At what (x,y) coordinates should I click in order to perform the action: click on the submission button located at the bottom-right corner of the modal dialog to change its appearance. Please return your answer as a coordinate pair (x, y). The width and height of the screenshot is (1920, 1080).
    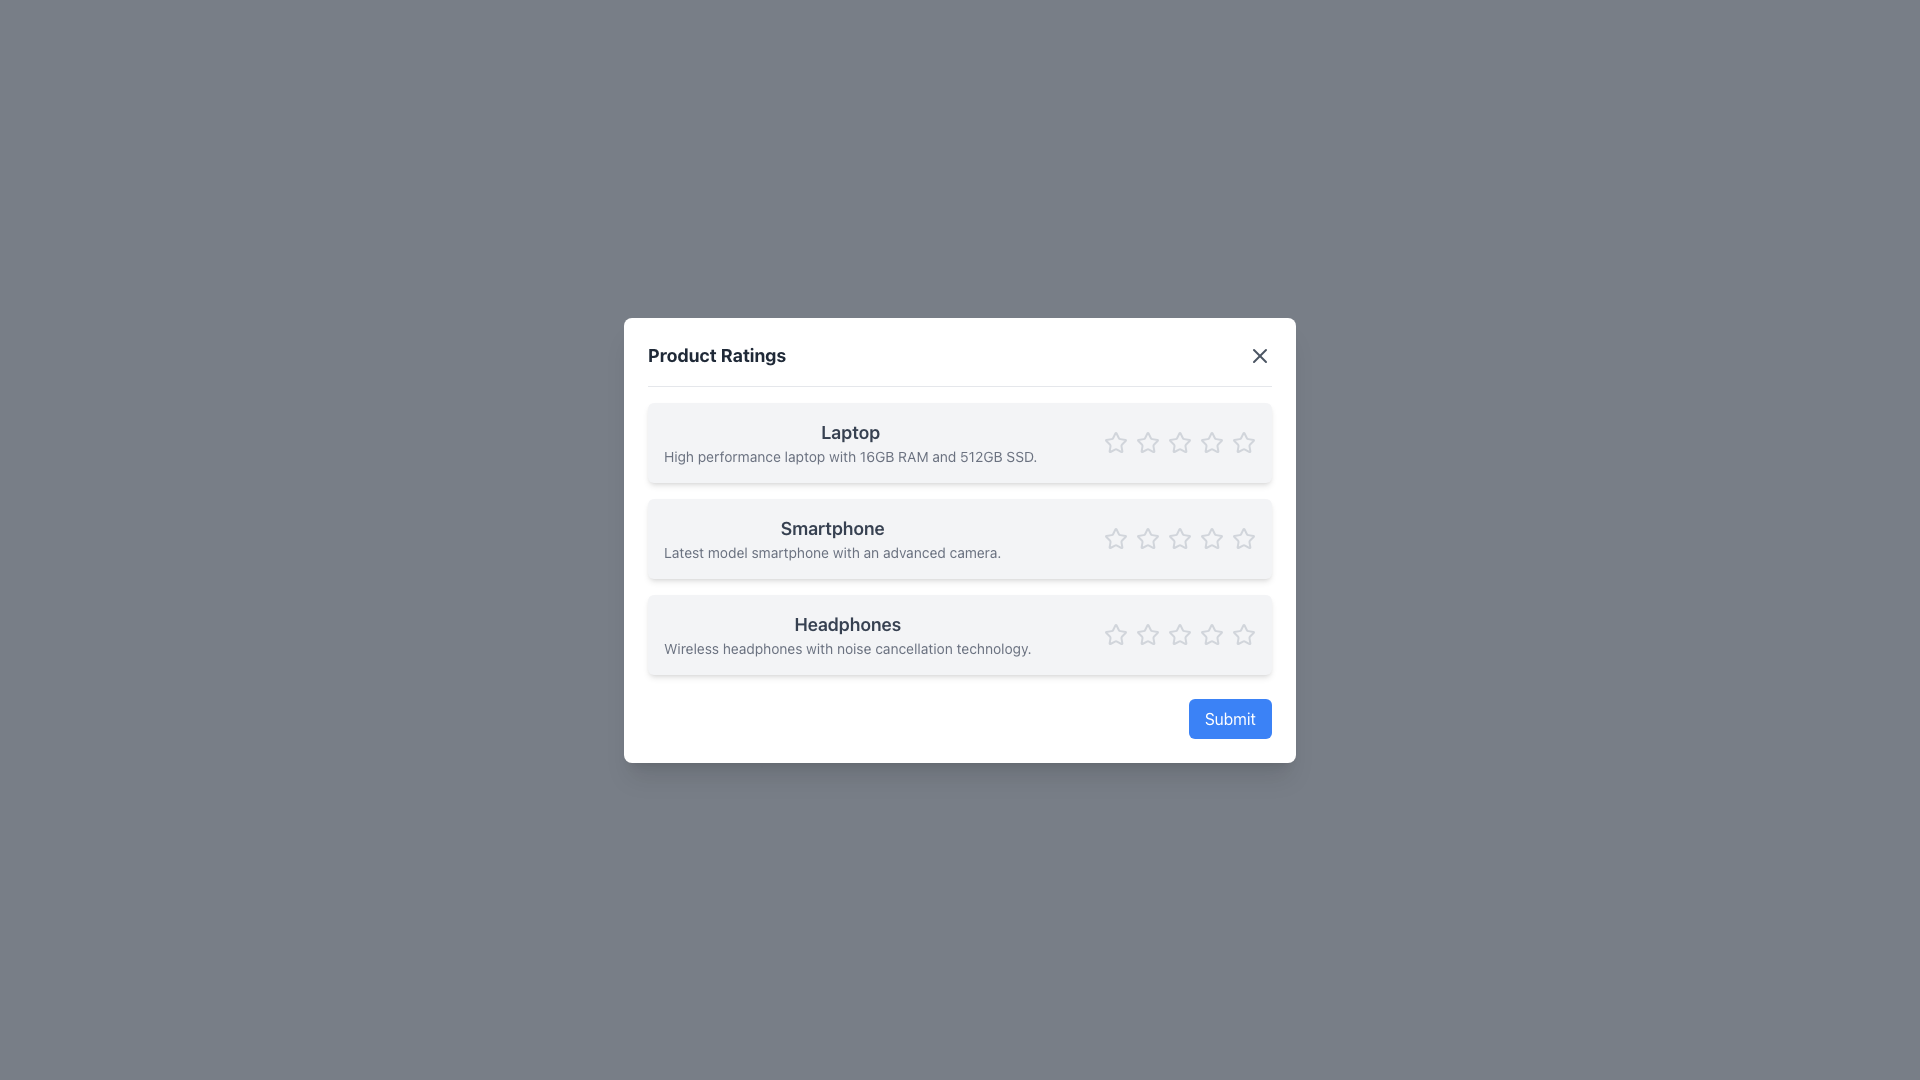
    Looking at the image, I should click on (1229, 717).